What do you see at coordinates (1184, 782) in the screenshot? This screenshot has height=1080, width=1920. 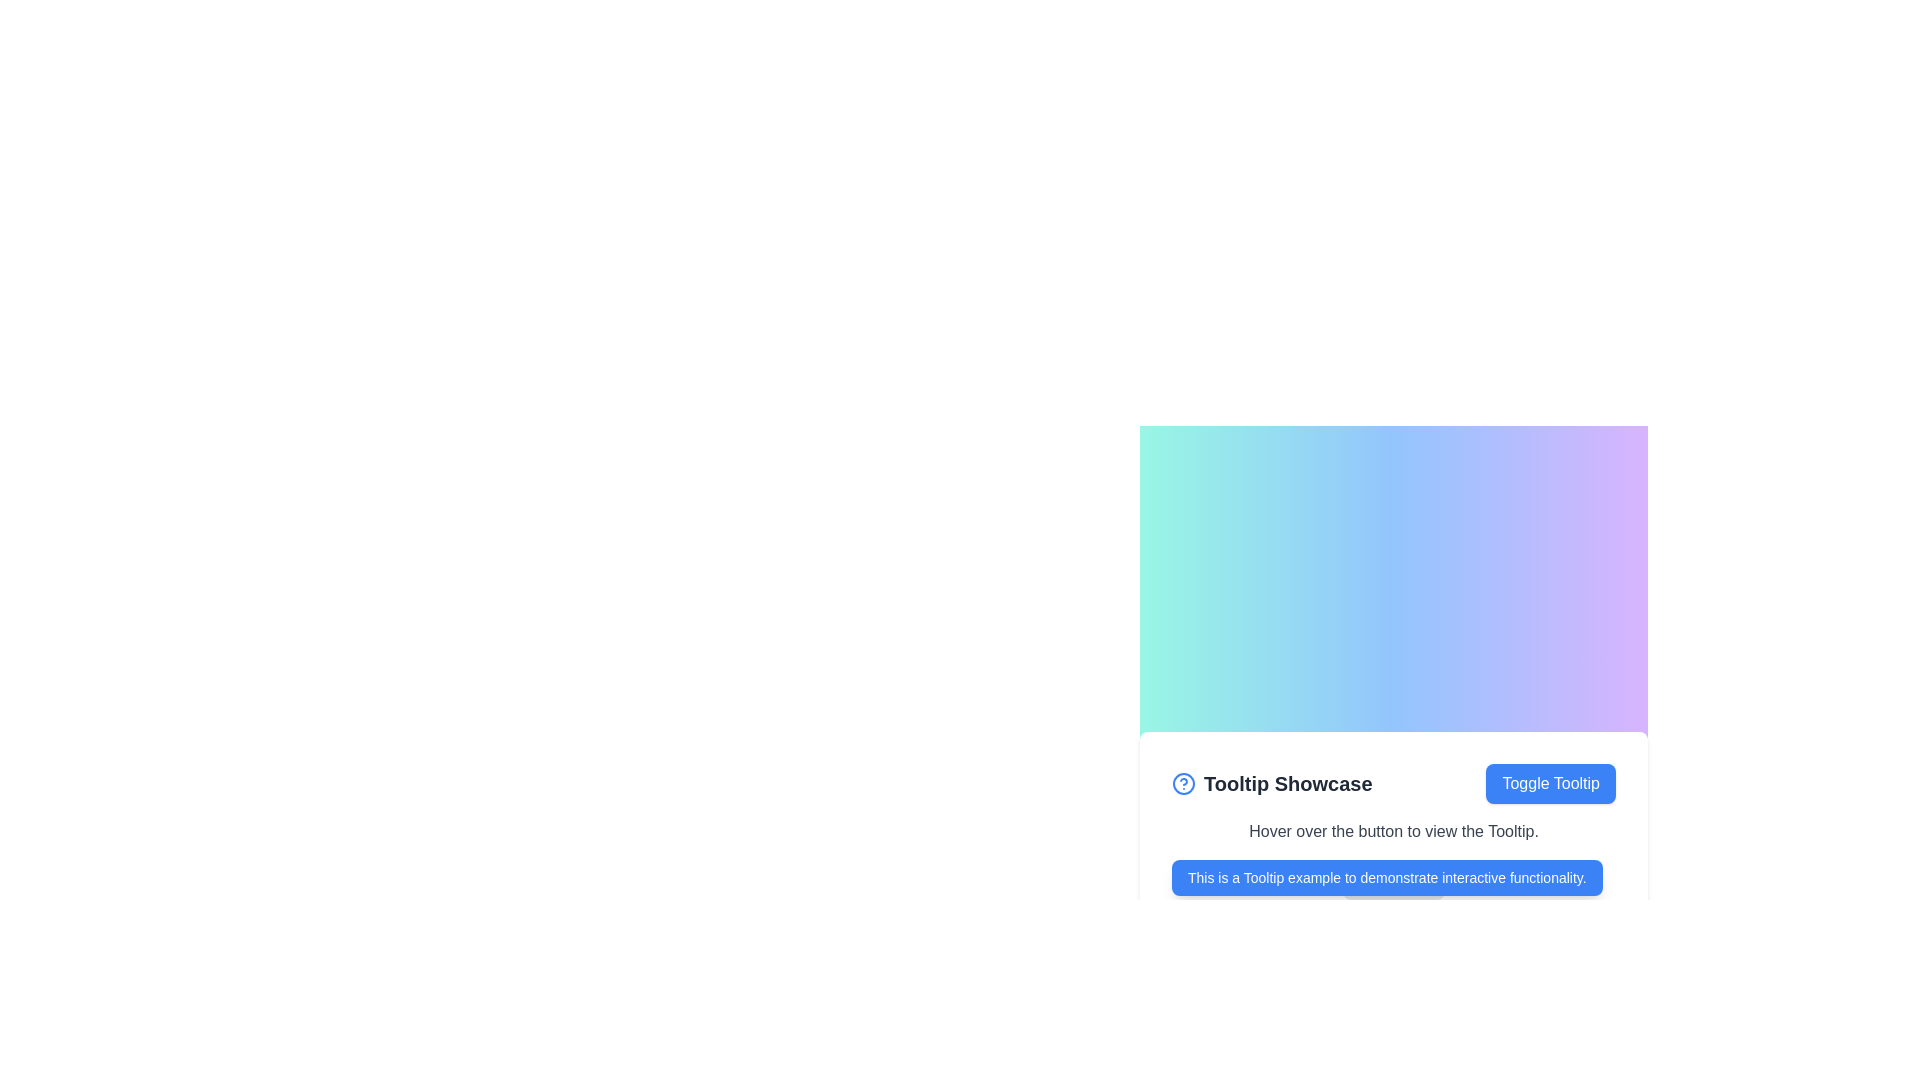 I see `the circular SVG graphic with a 10px radius, centrally placed within a 24x24px bounding box, located to the left of the 'Tooltip Showcase' text label` at bounding box center [1184, 782].